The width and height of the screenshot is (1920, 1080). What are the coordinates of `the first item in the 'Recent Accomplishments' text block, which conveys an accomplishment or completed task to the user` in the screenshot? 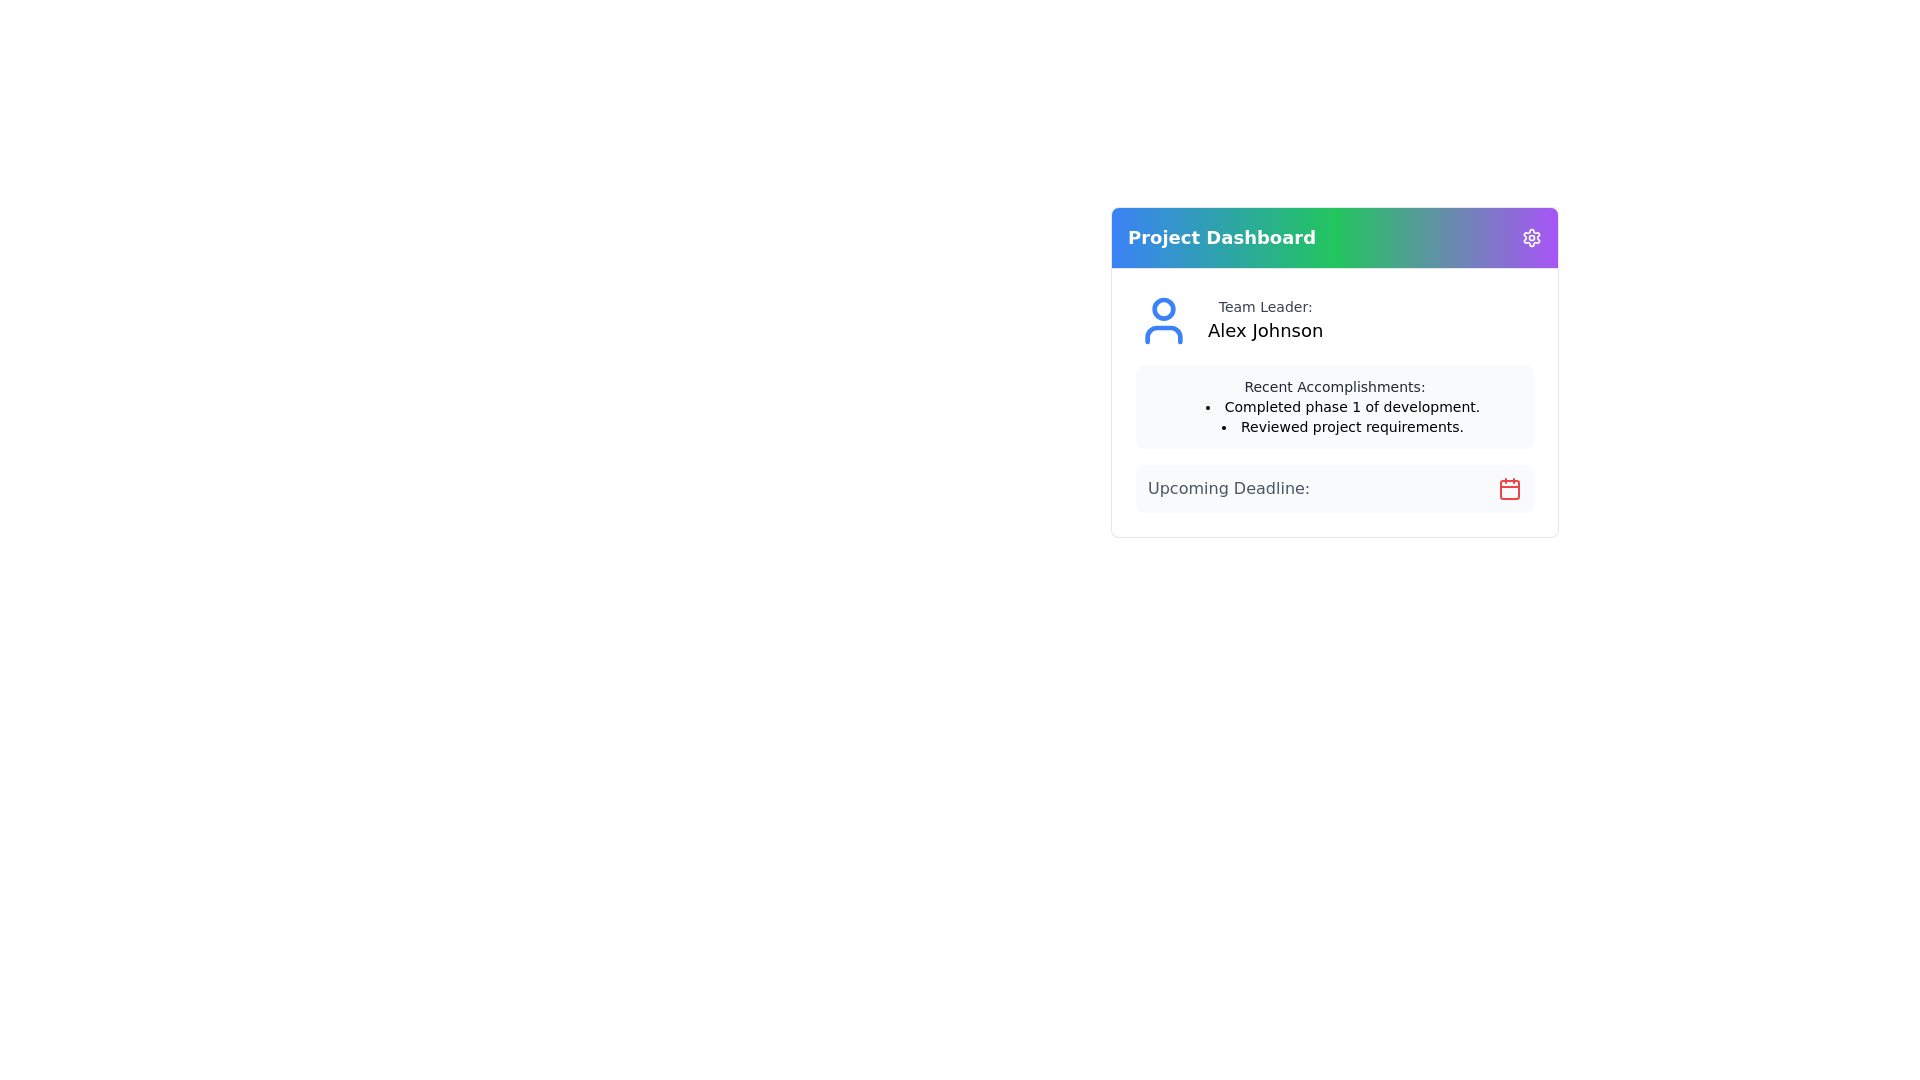 It's located at (1343, 406).